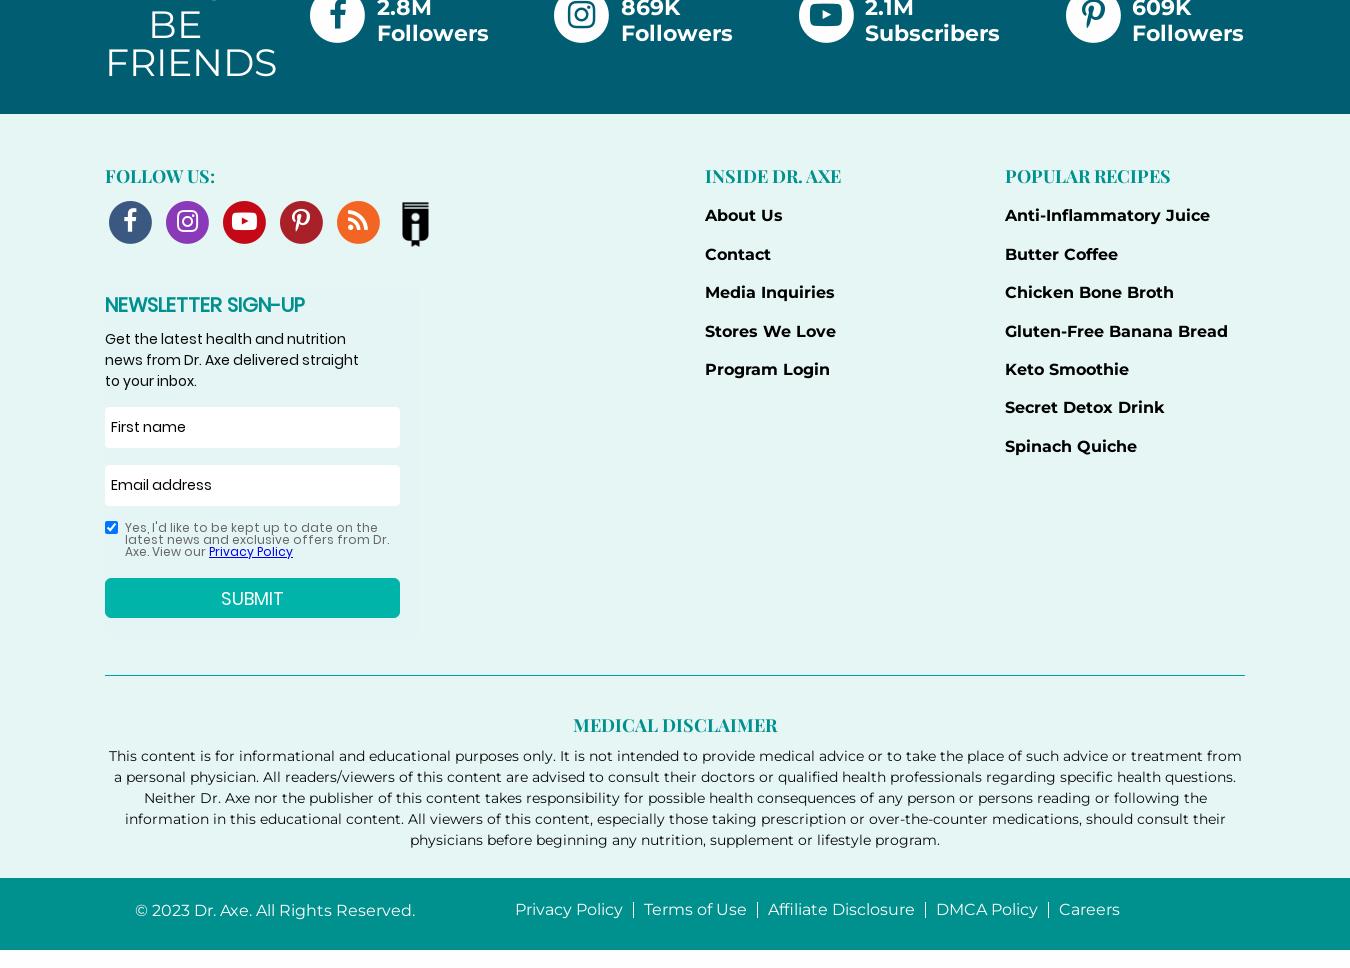  Describe the element at coordinates (1070, 444) in the screenshot. I see `'Spinach Quiche'` at that location.